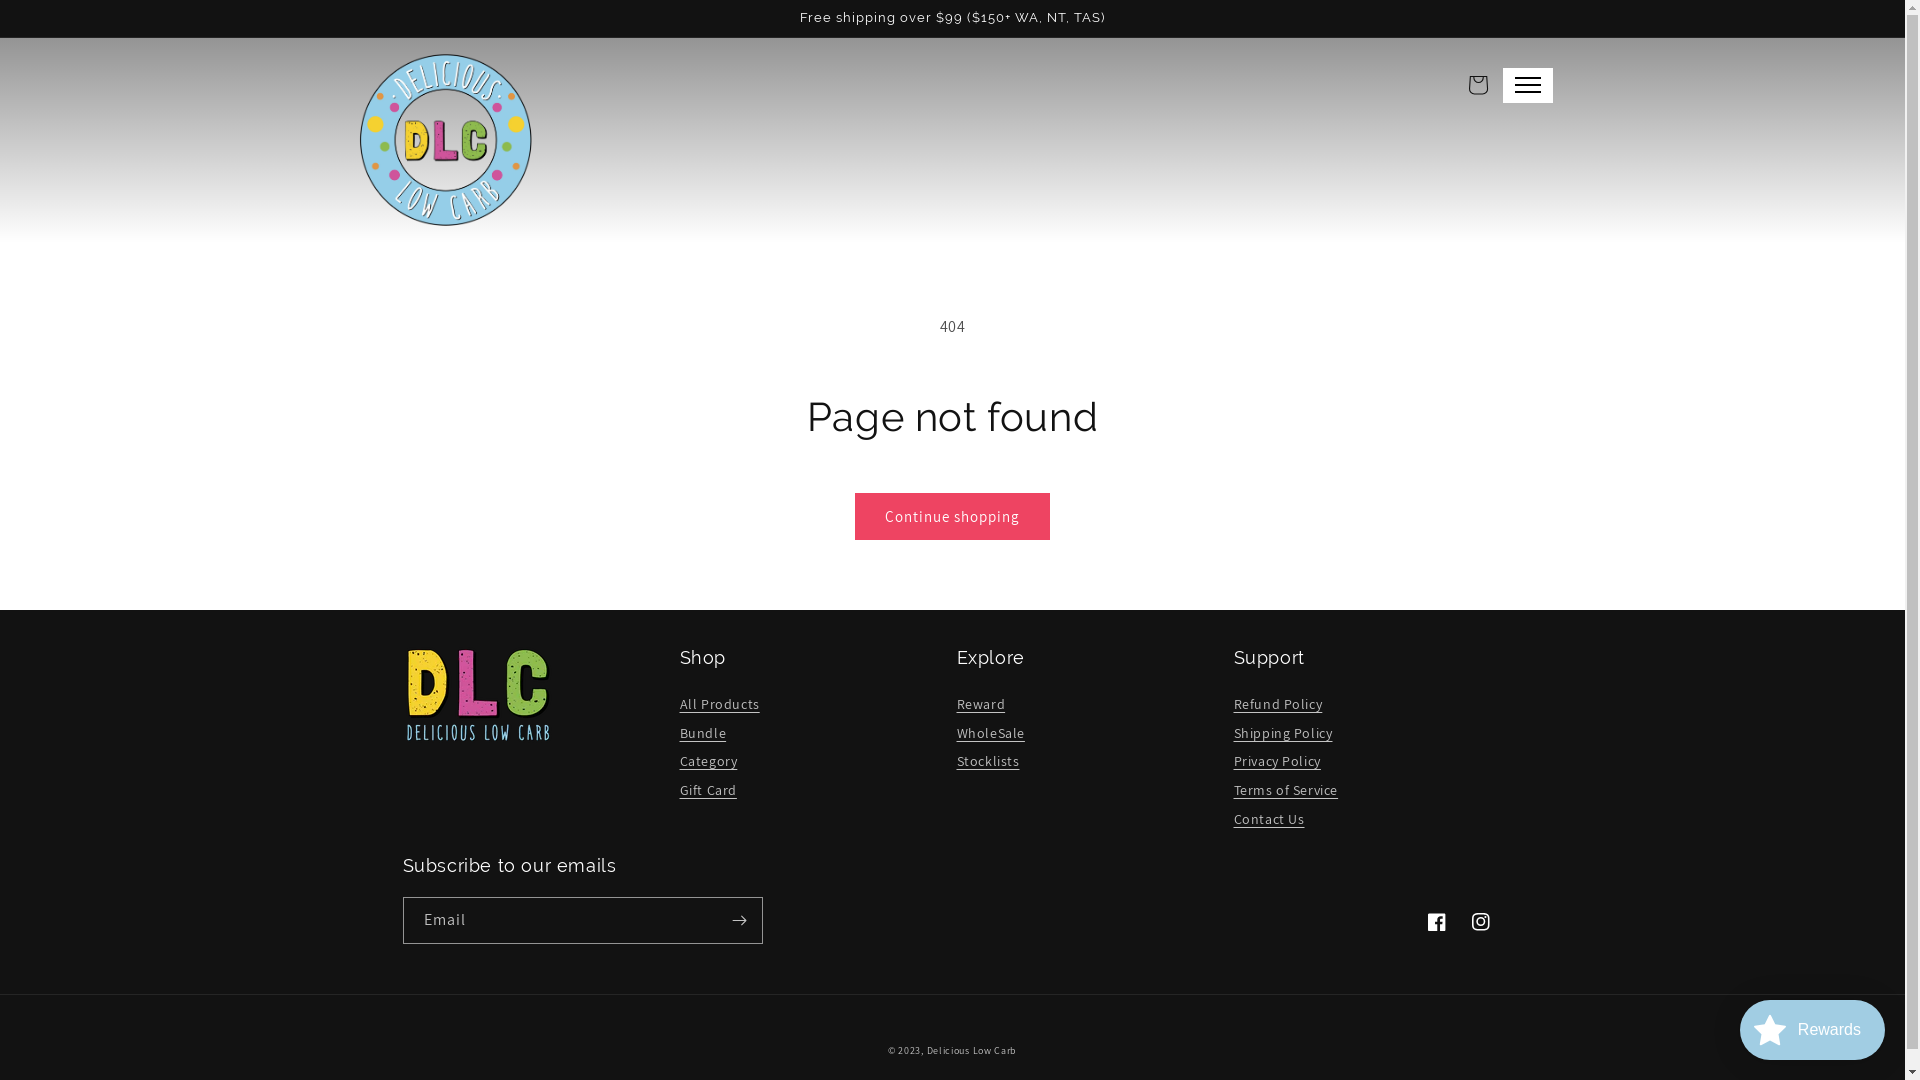 The height and width of the screenshot is (1080, 1920). Describe the element at coordinates (1479, 921) in the screenshot. I see `'Instagram'` at that location.